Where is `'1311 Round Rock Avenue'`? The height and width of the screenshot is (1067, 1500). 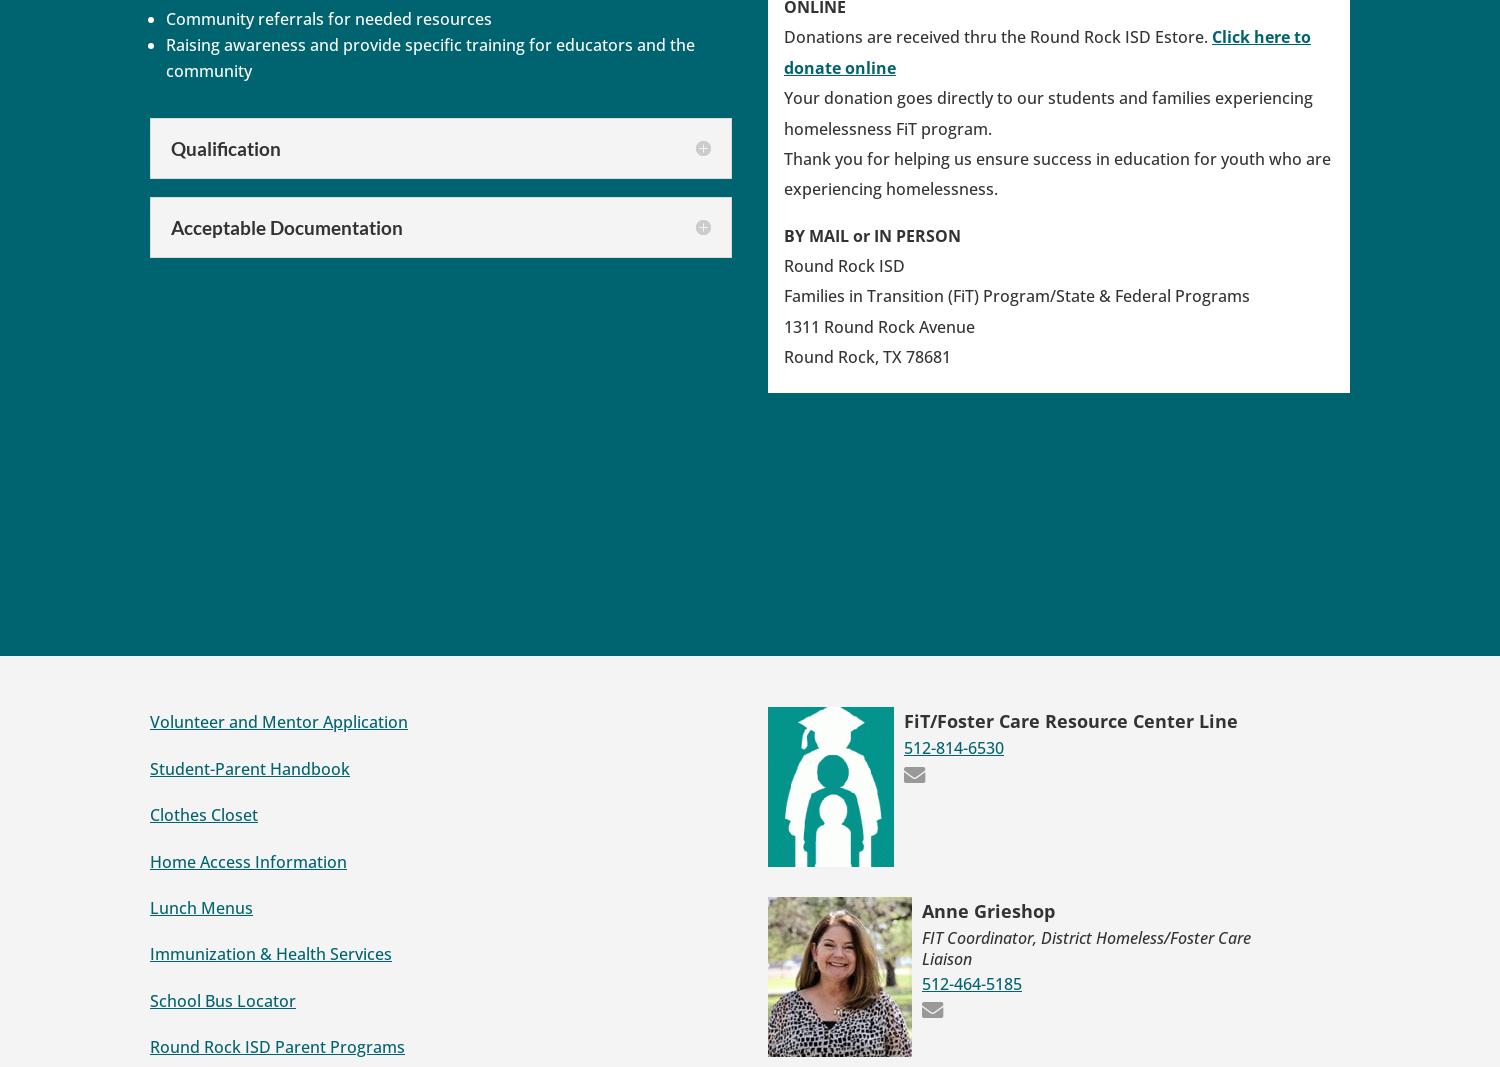 '1311 Round Rock Avenue' is located at coordinates (879, 325).